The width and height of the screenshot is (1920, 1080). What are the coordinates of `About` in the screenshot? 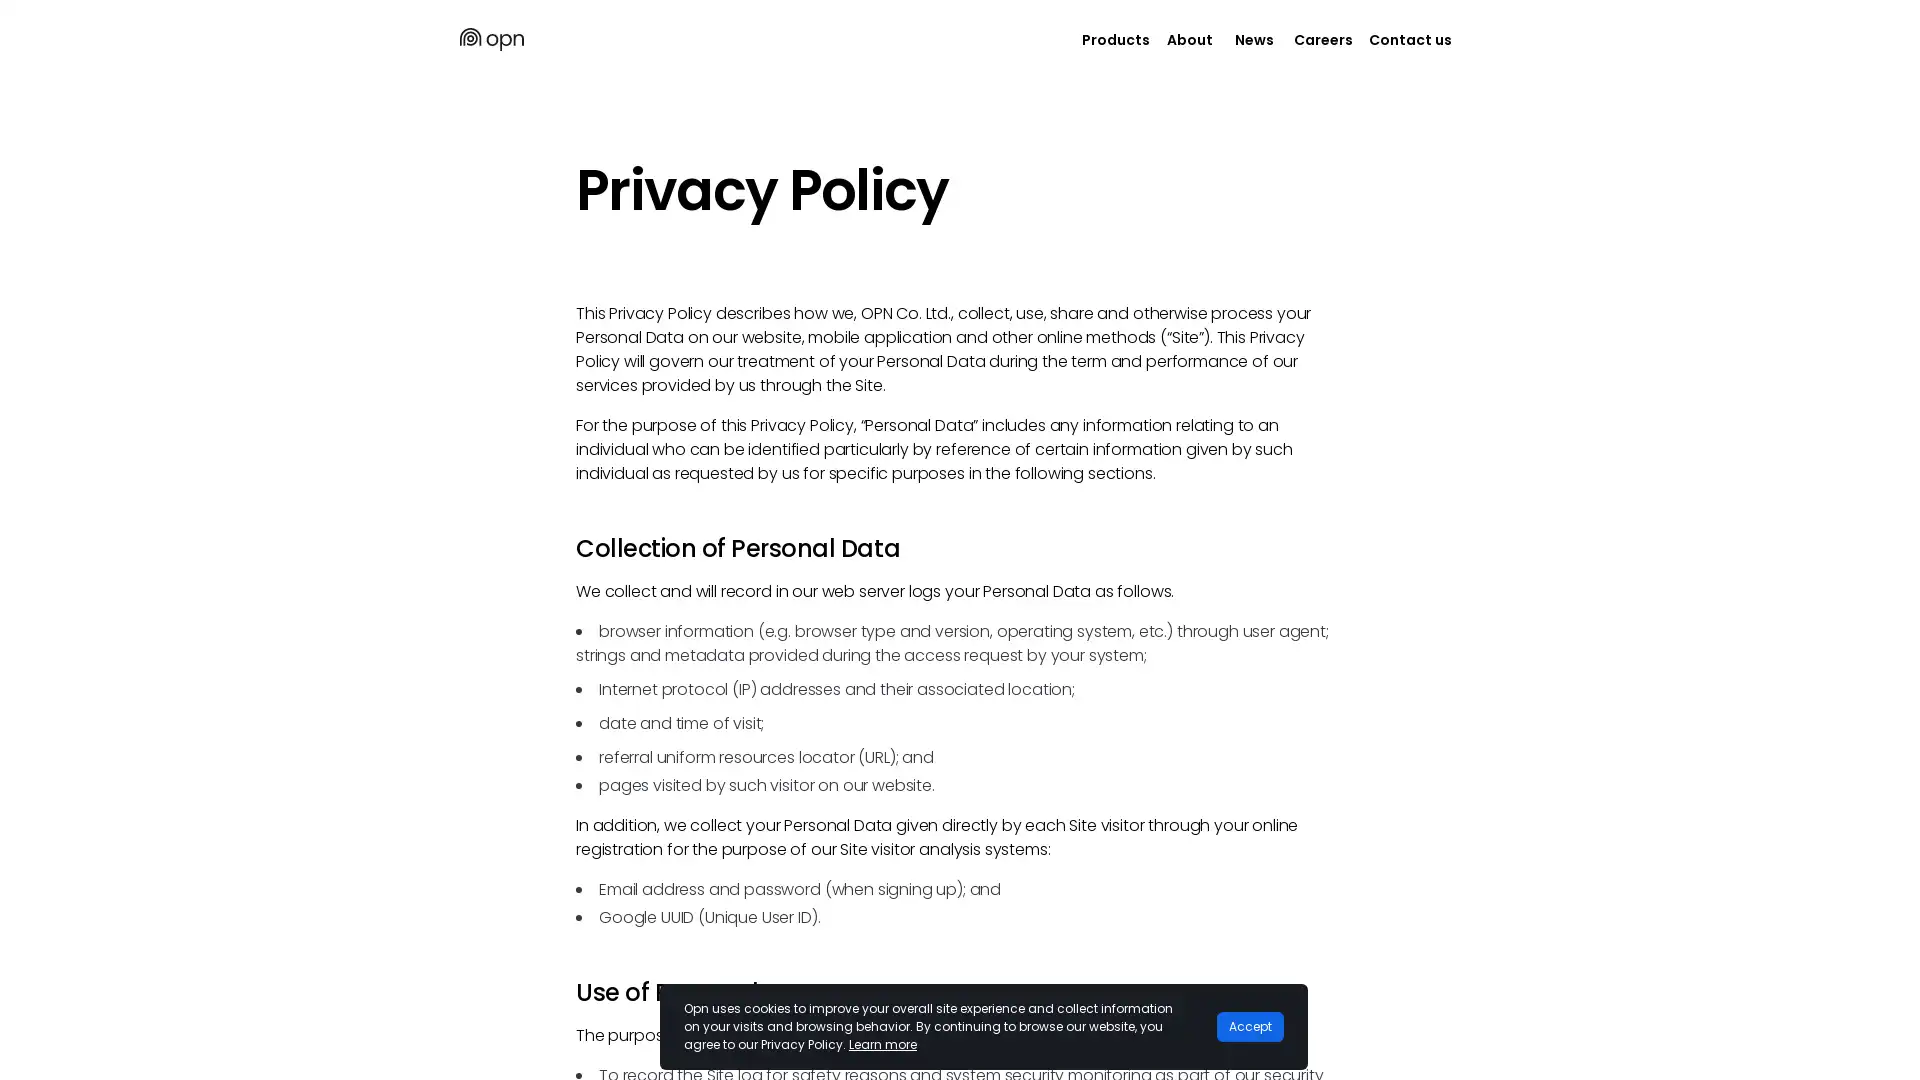 It's located at (1190, 39).